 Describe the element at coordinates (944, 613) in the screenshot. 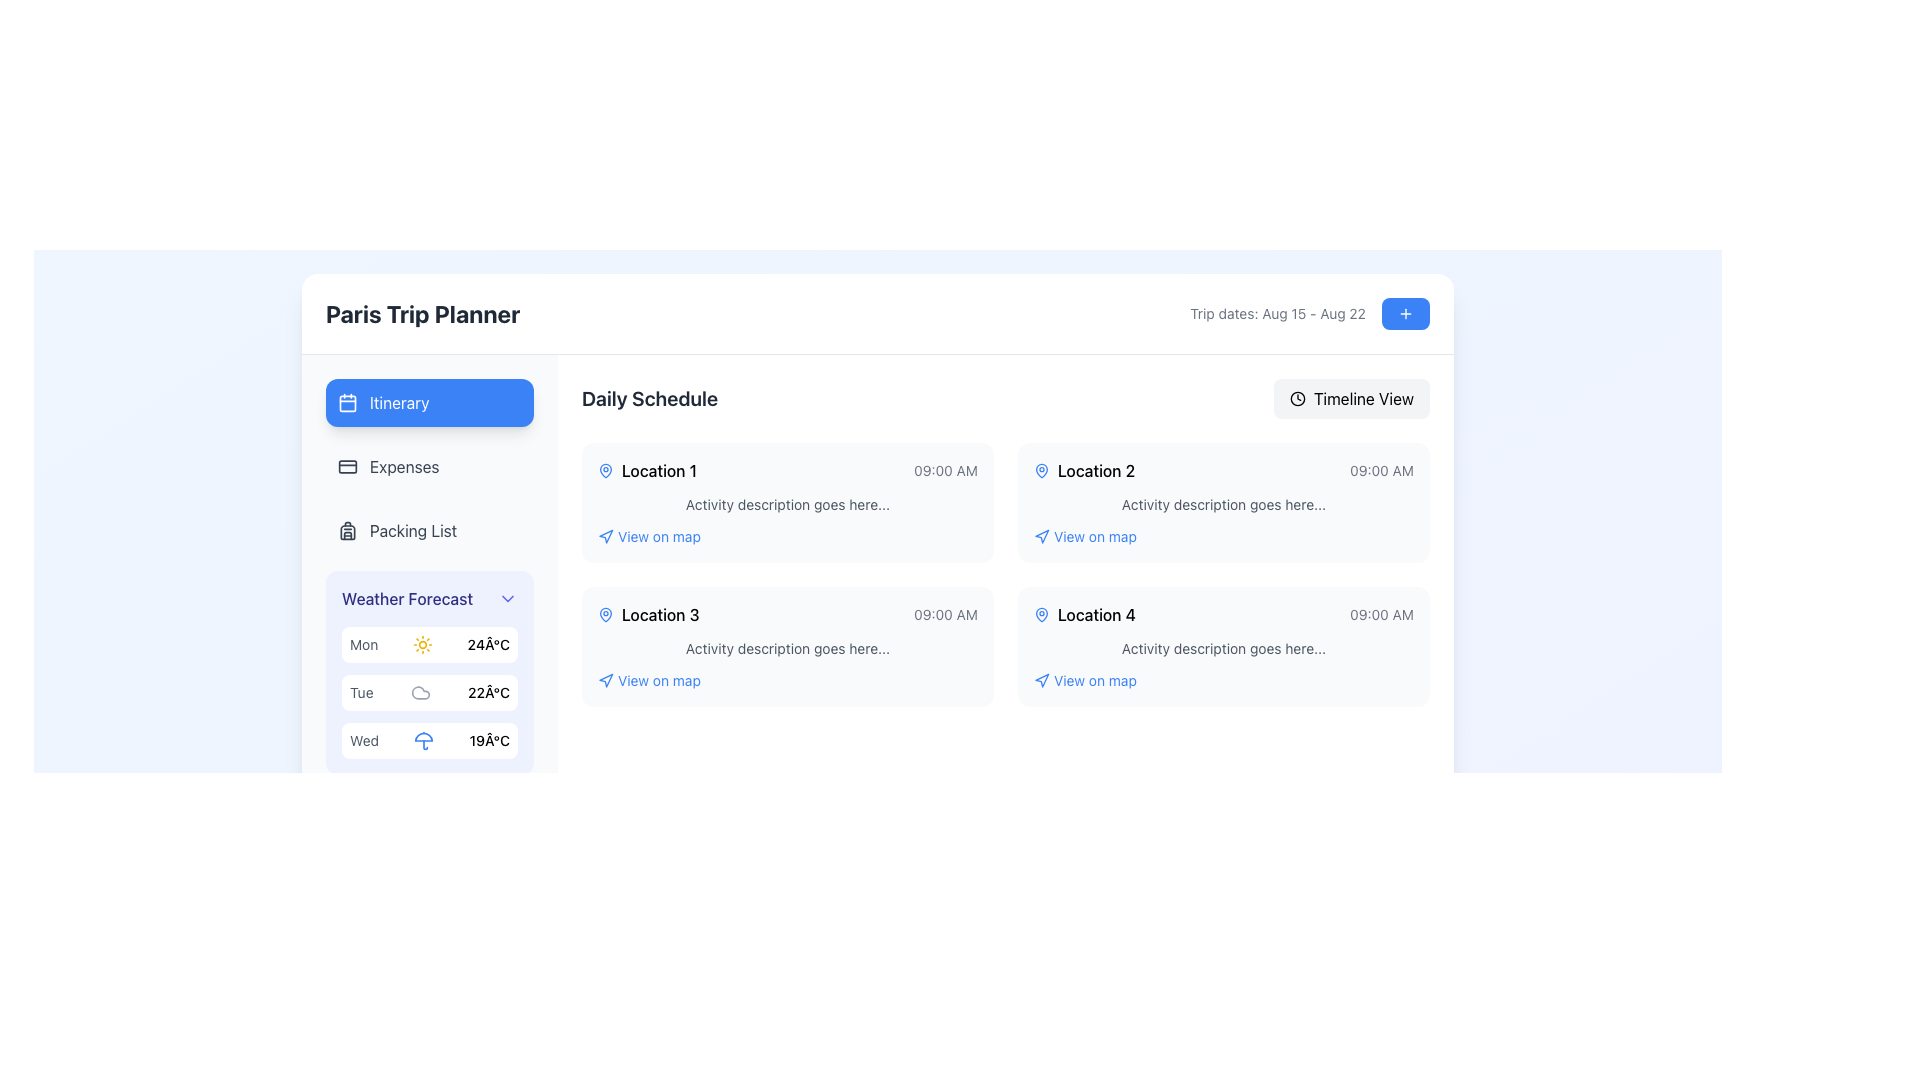

I see `time displayed in the text label next to 'Location 3' in the 'Daily Schedule' section of the 'Paris Trip Planner' interface` at that location.